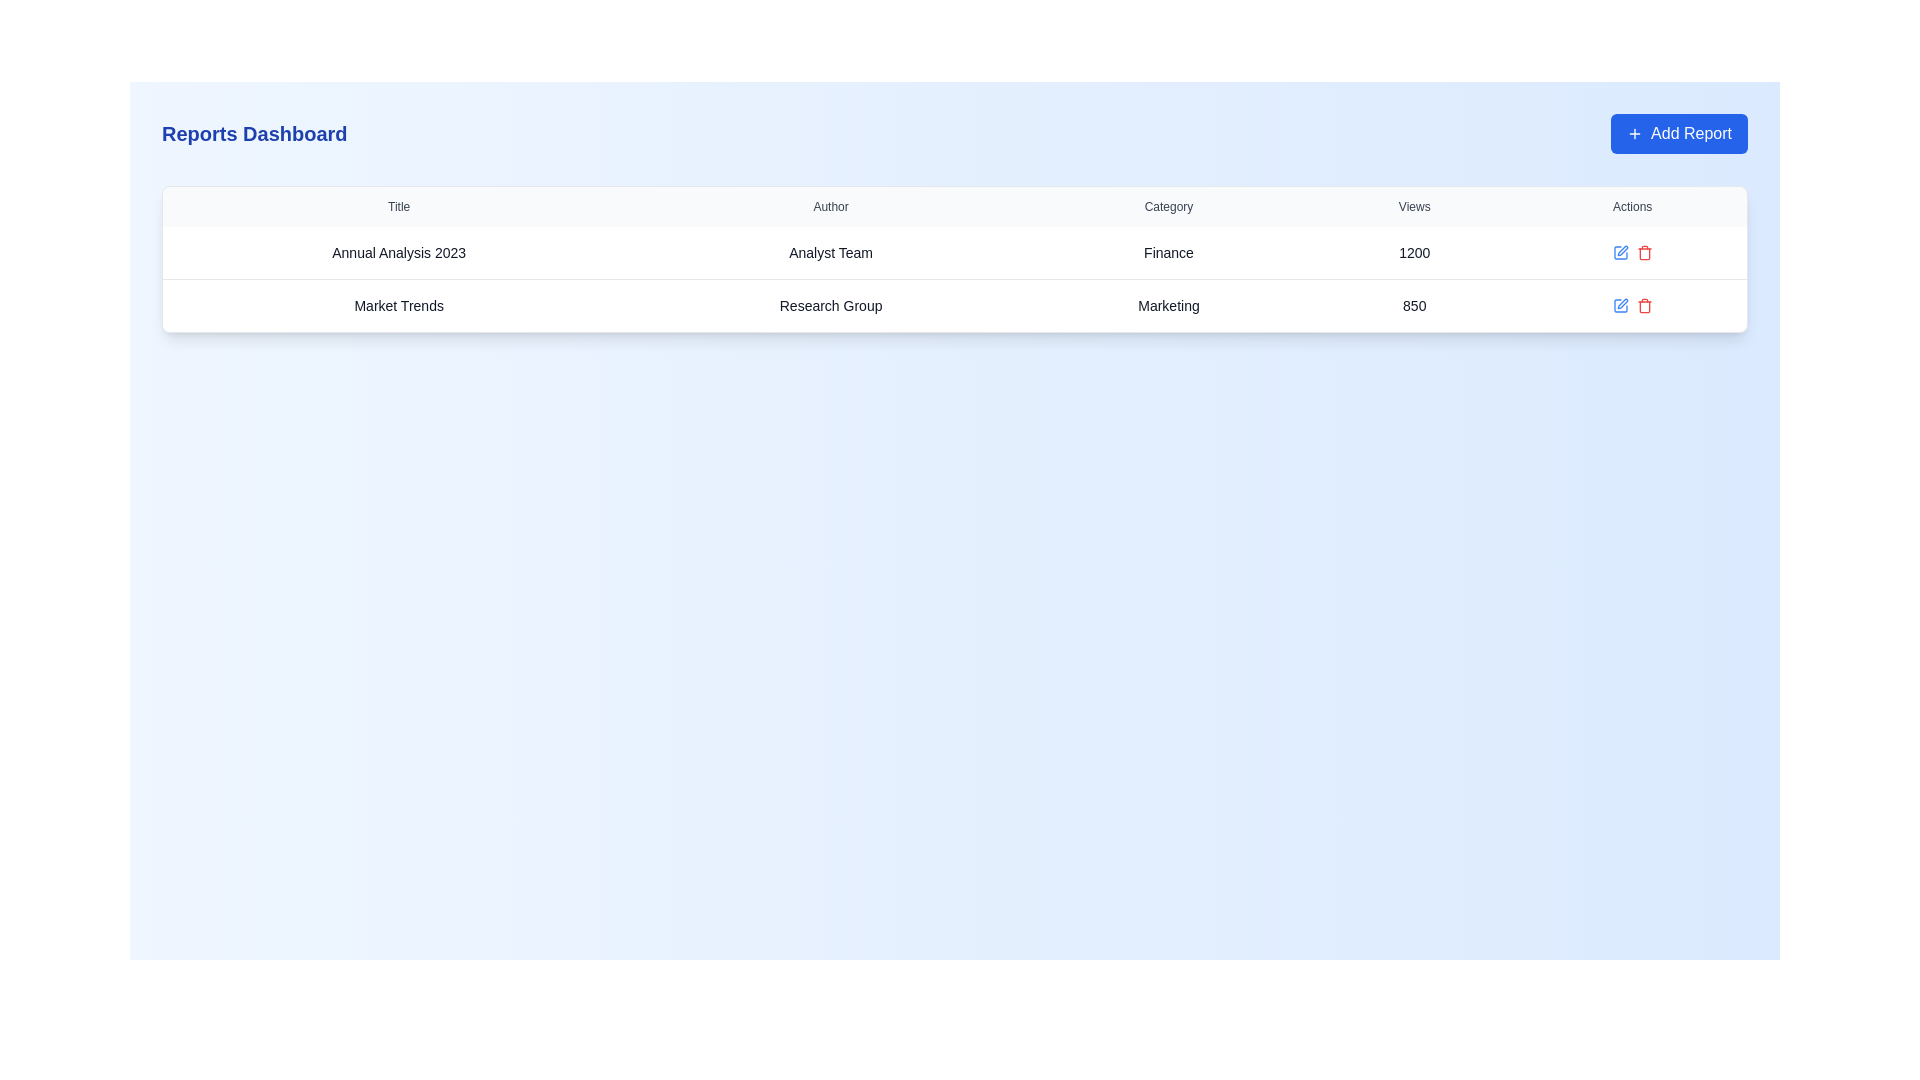  Describe the element at coordinates (1620, 305) in the screenshot. I see `the edit action icon within the 'Actions' column of the Reports Dashboard table` at that location.